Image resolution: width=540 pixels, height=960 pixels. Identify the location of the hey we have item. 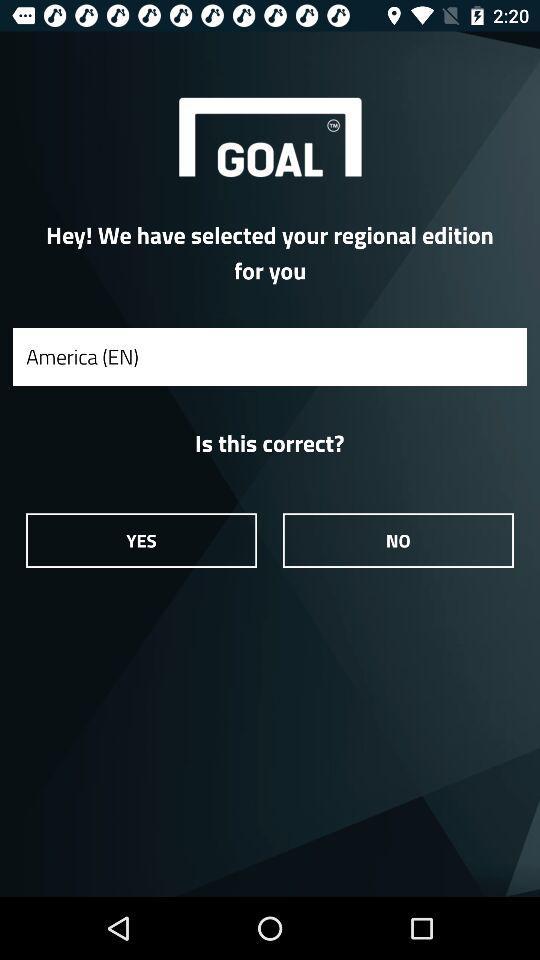
(270, 251).